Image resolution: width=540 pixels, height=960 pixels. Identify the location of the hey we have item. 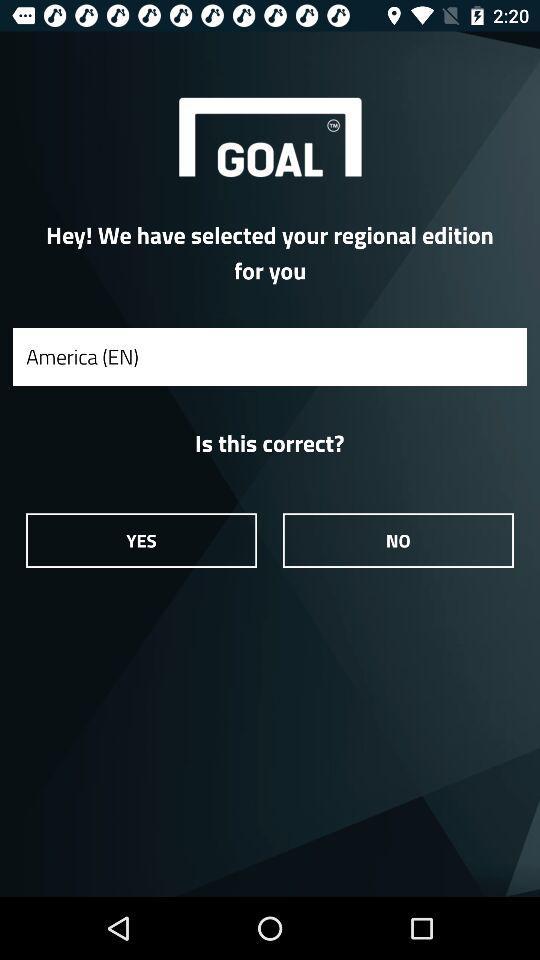
(270, 251).